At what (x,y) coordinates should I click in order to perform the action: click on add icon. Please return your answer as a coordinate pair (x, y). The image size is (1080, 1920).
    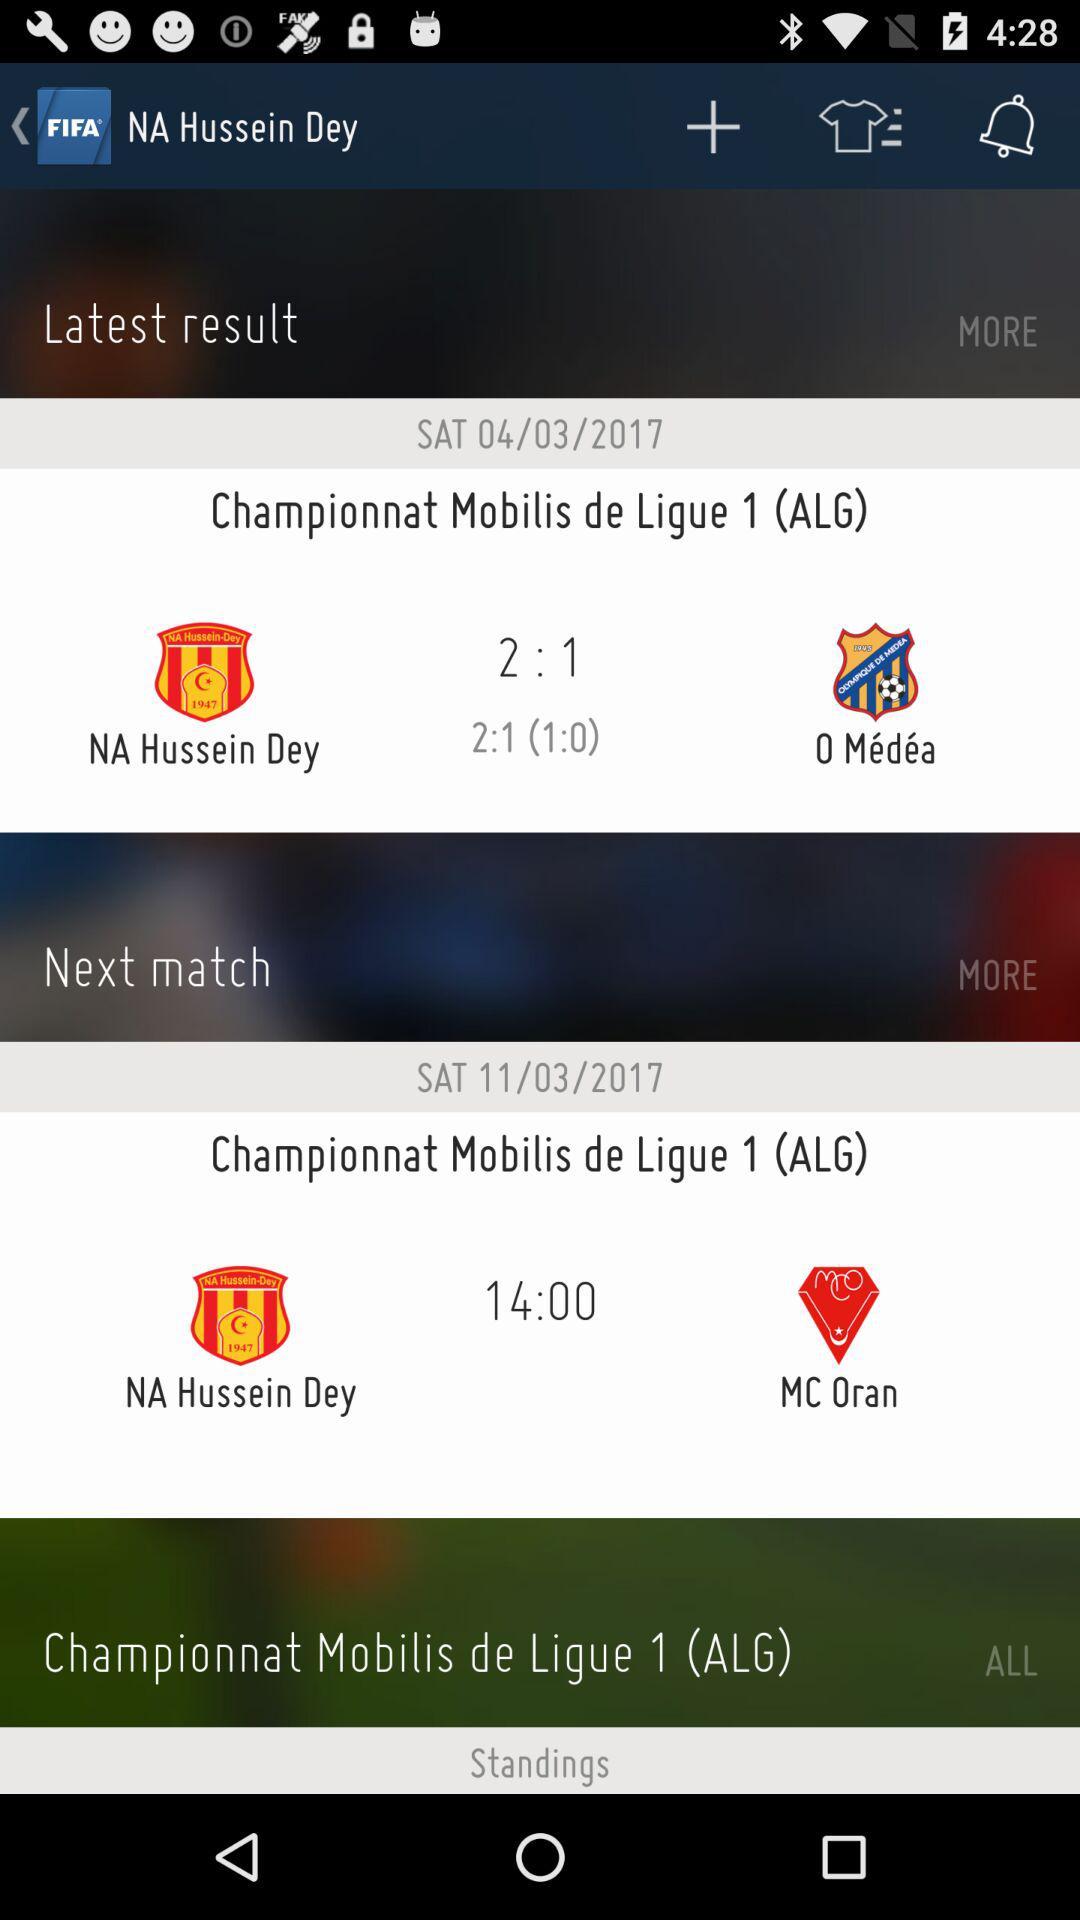
    Looking at the image, I should click on (711, 124).